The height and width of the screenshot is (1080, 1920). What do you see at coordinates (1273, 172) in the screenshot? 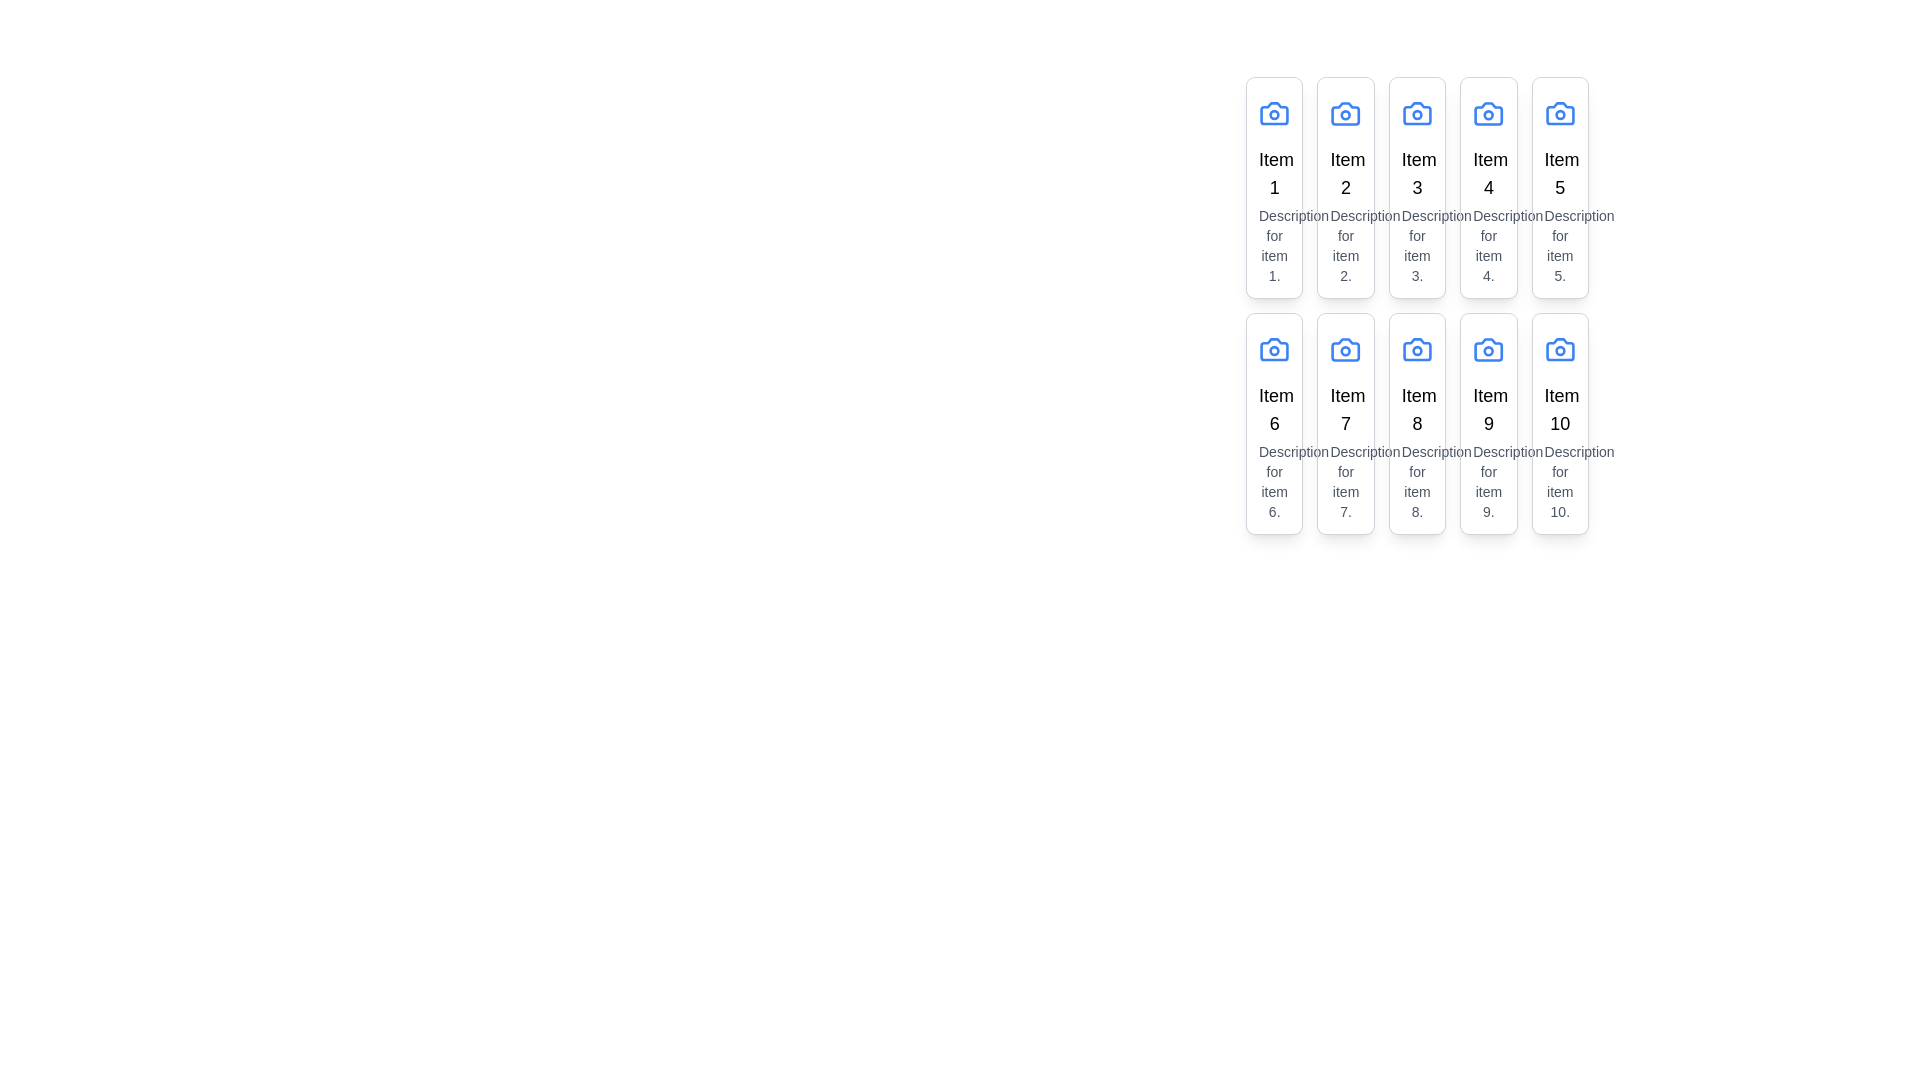
I see `the static text label displaying 'Item 1', which is prominently styled and positioned below an icon in the upper-left corner of the grid layout` at bounding box center [1273, 172].